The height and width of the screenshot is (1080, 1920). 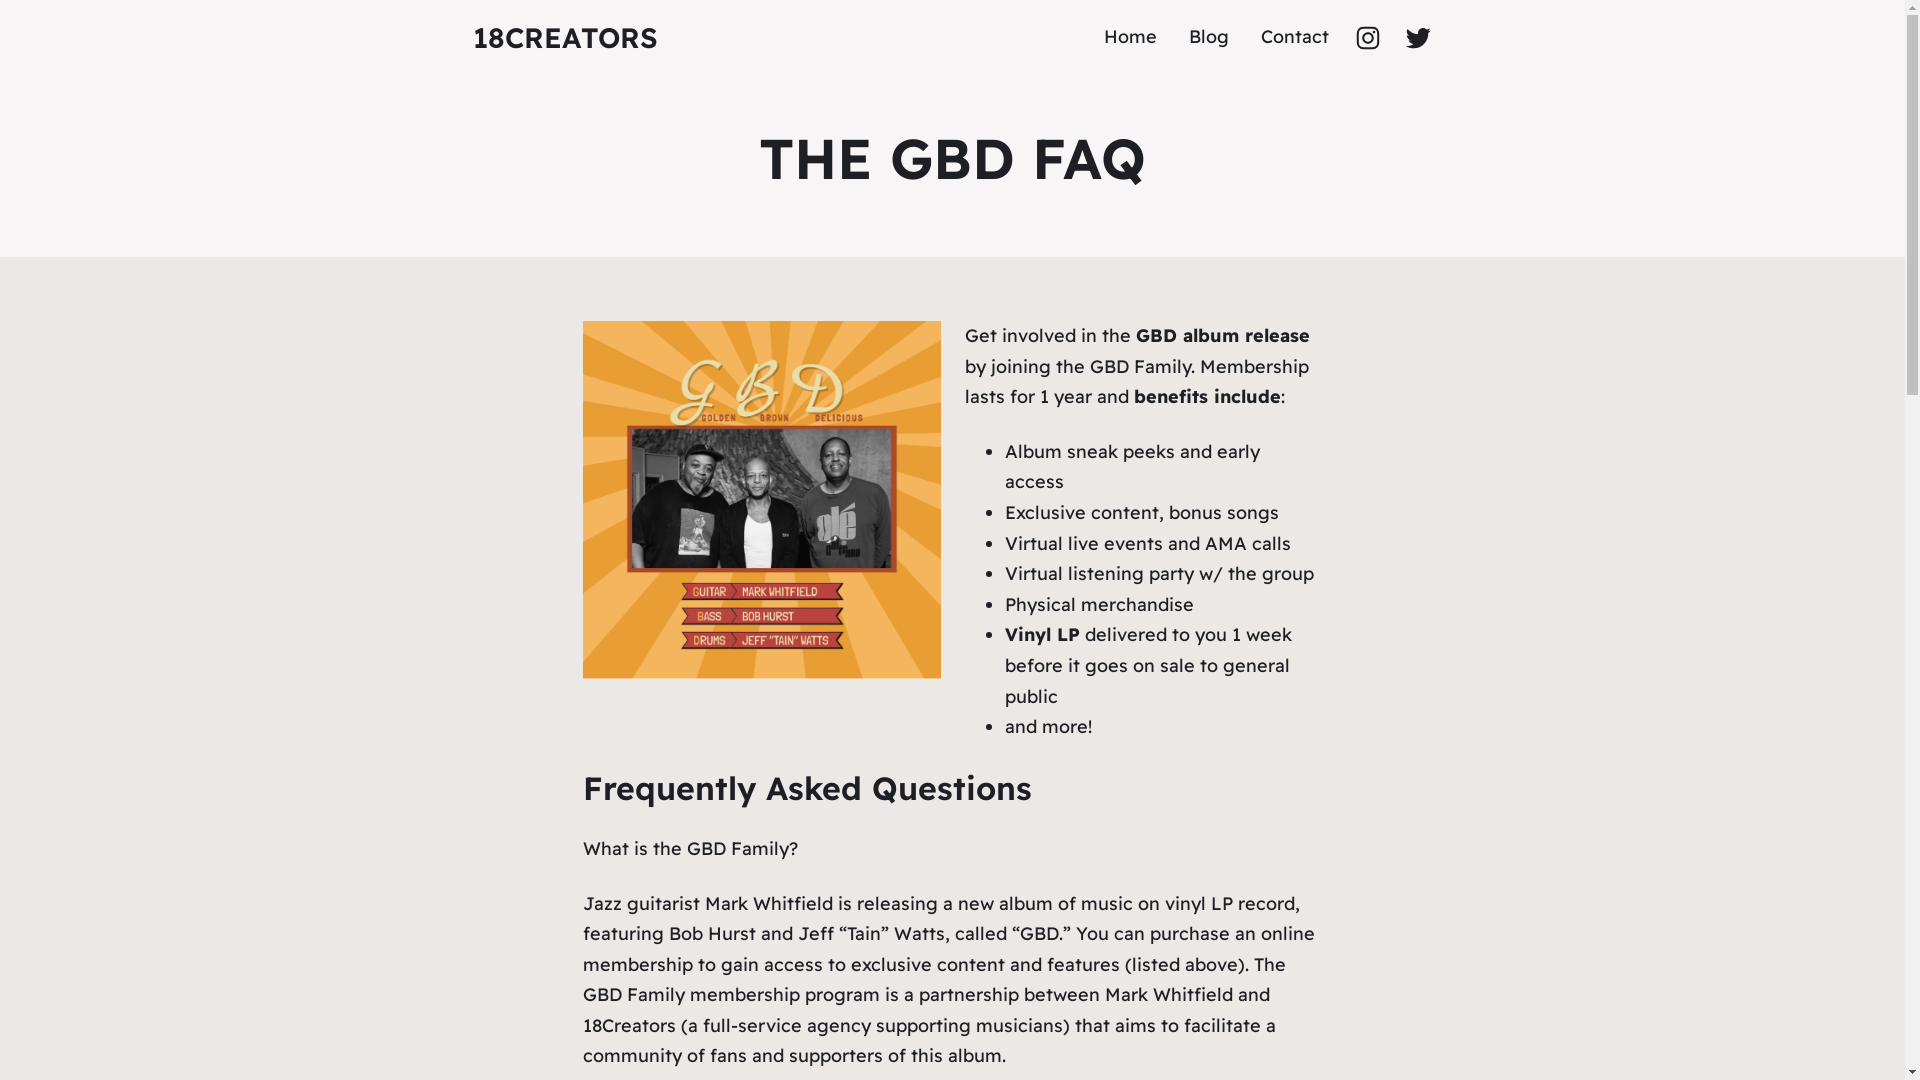 What do you see at coordinates (1415, 37) in the screenshot?
I see `'Twitter'` at bounding box center [1415, 37].